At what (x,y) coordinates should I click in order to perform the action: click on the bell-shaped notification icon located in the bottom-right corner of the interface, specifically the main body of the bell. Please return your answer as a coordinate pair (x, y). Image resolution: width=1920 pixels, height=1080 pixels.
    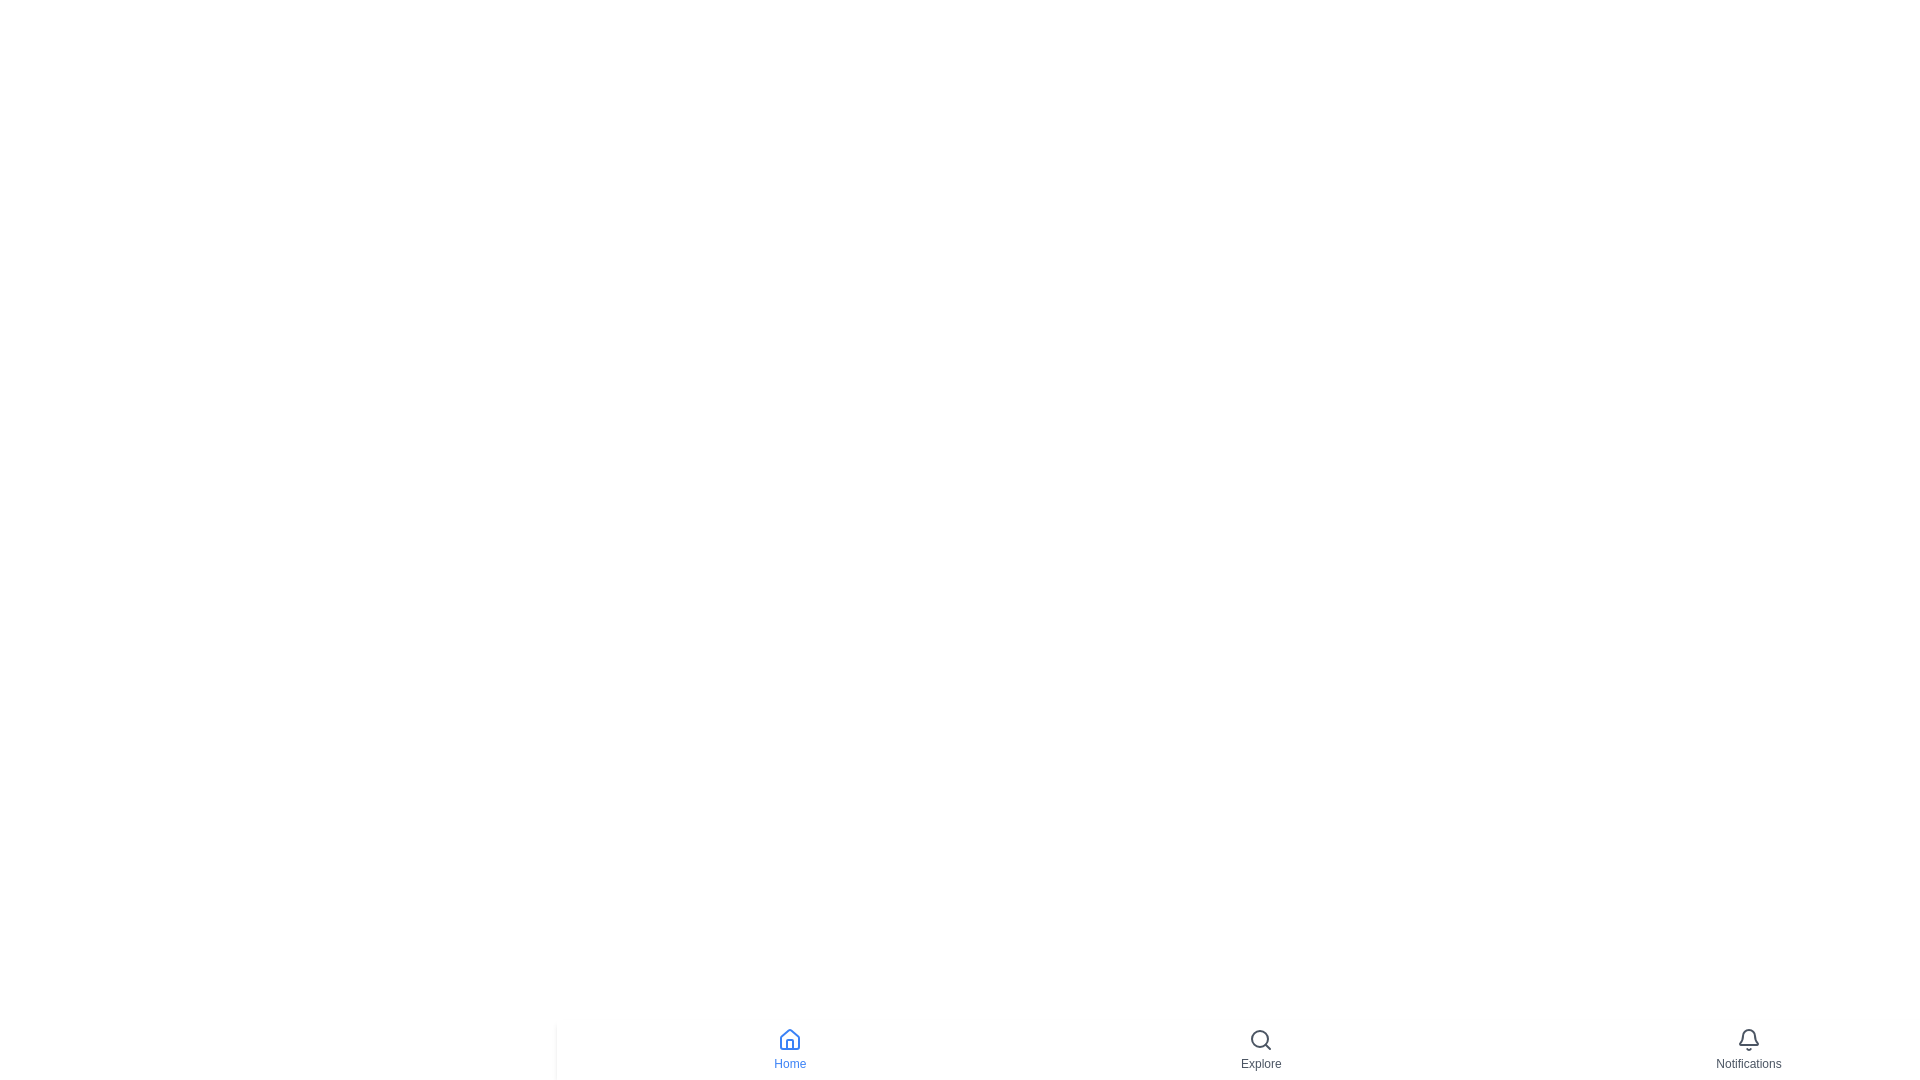
    Looking at the image, I should click on (1747, 1036).